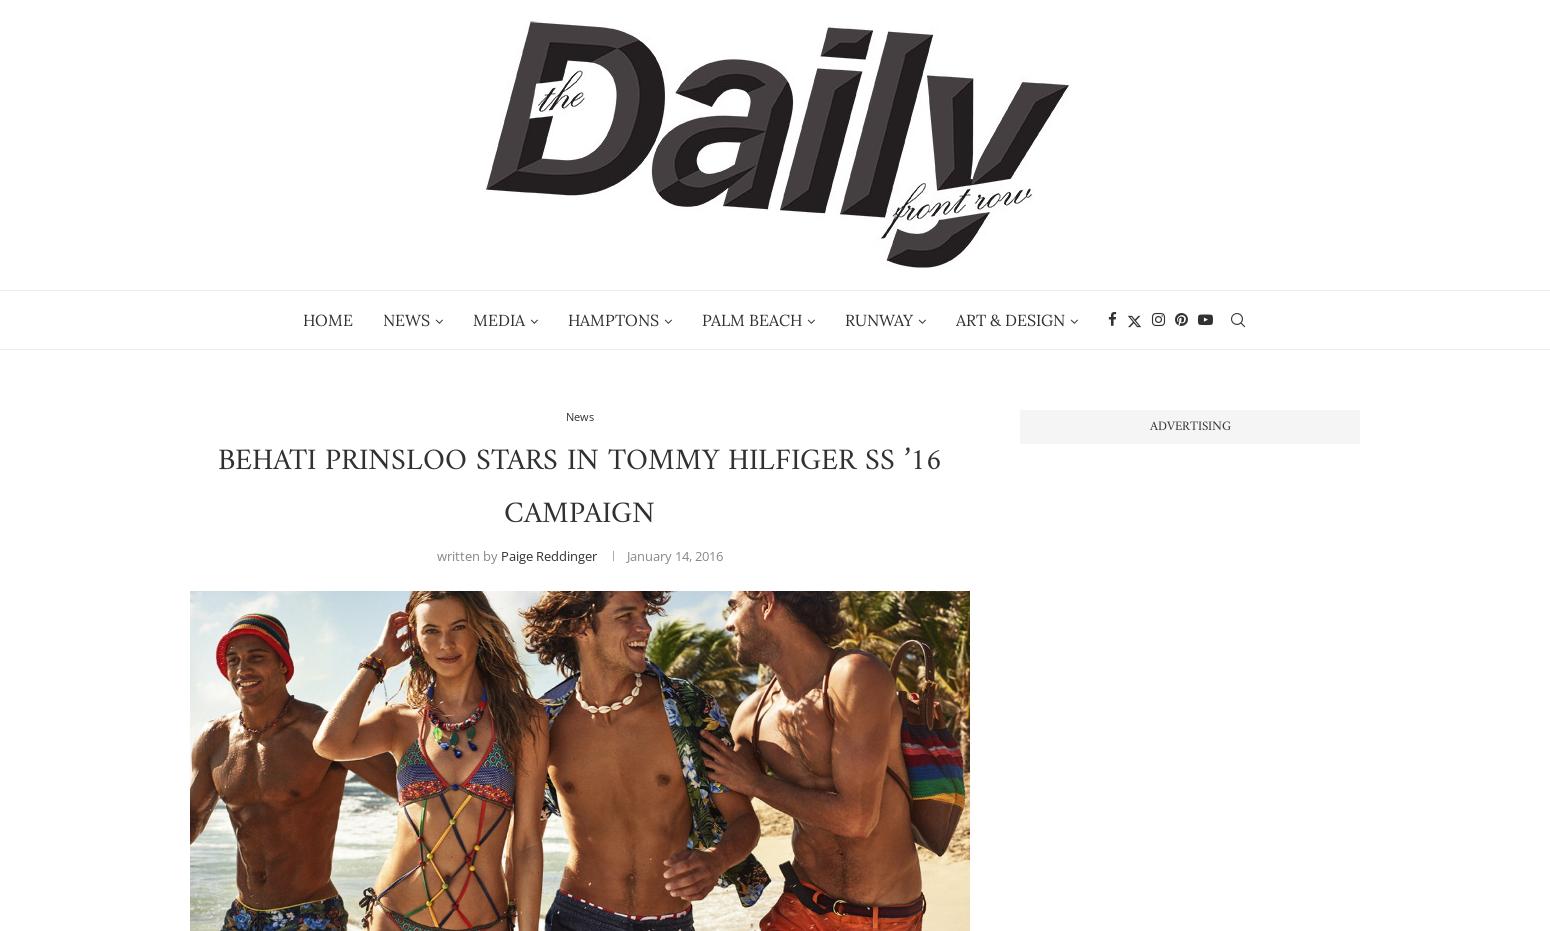 This screenshot has width=1550, height=931. I want to click on 'Advertising', so click(1189, 425).